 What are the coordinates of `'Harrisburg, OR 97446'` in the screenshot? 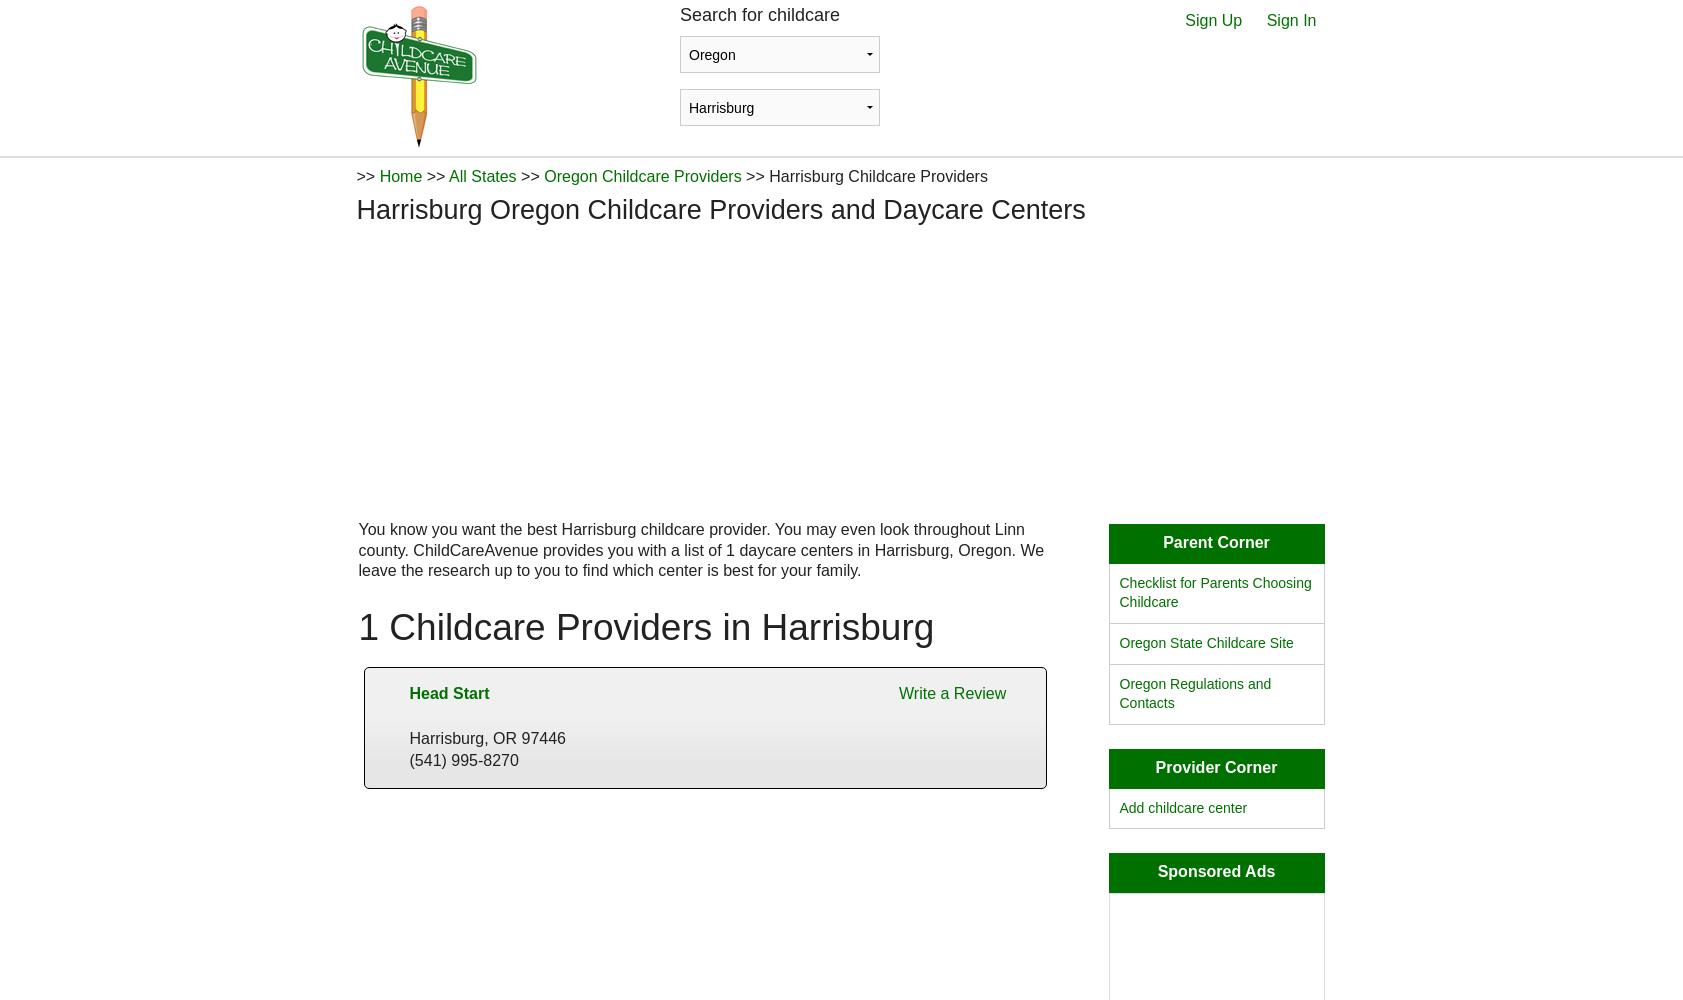 It's located at (487, 736).